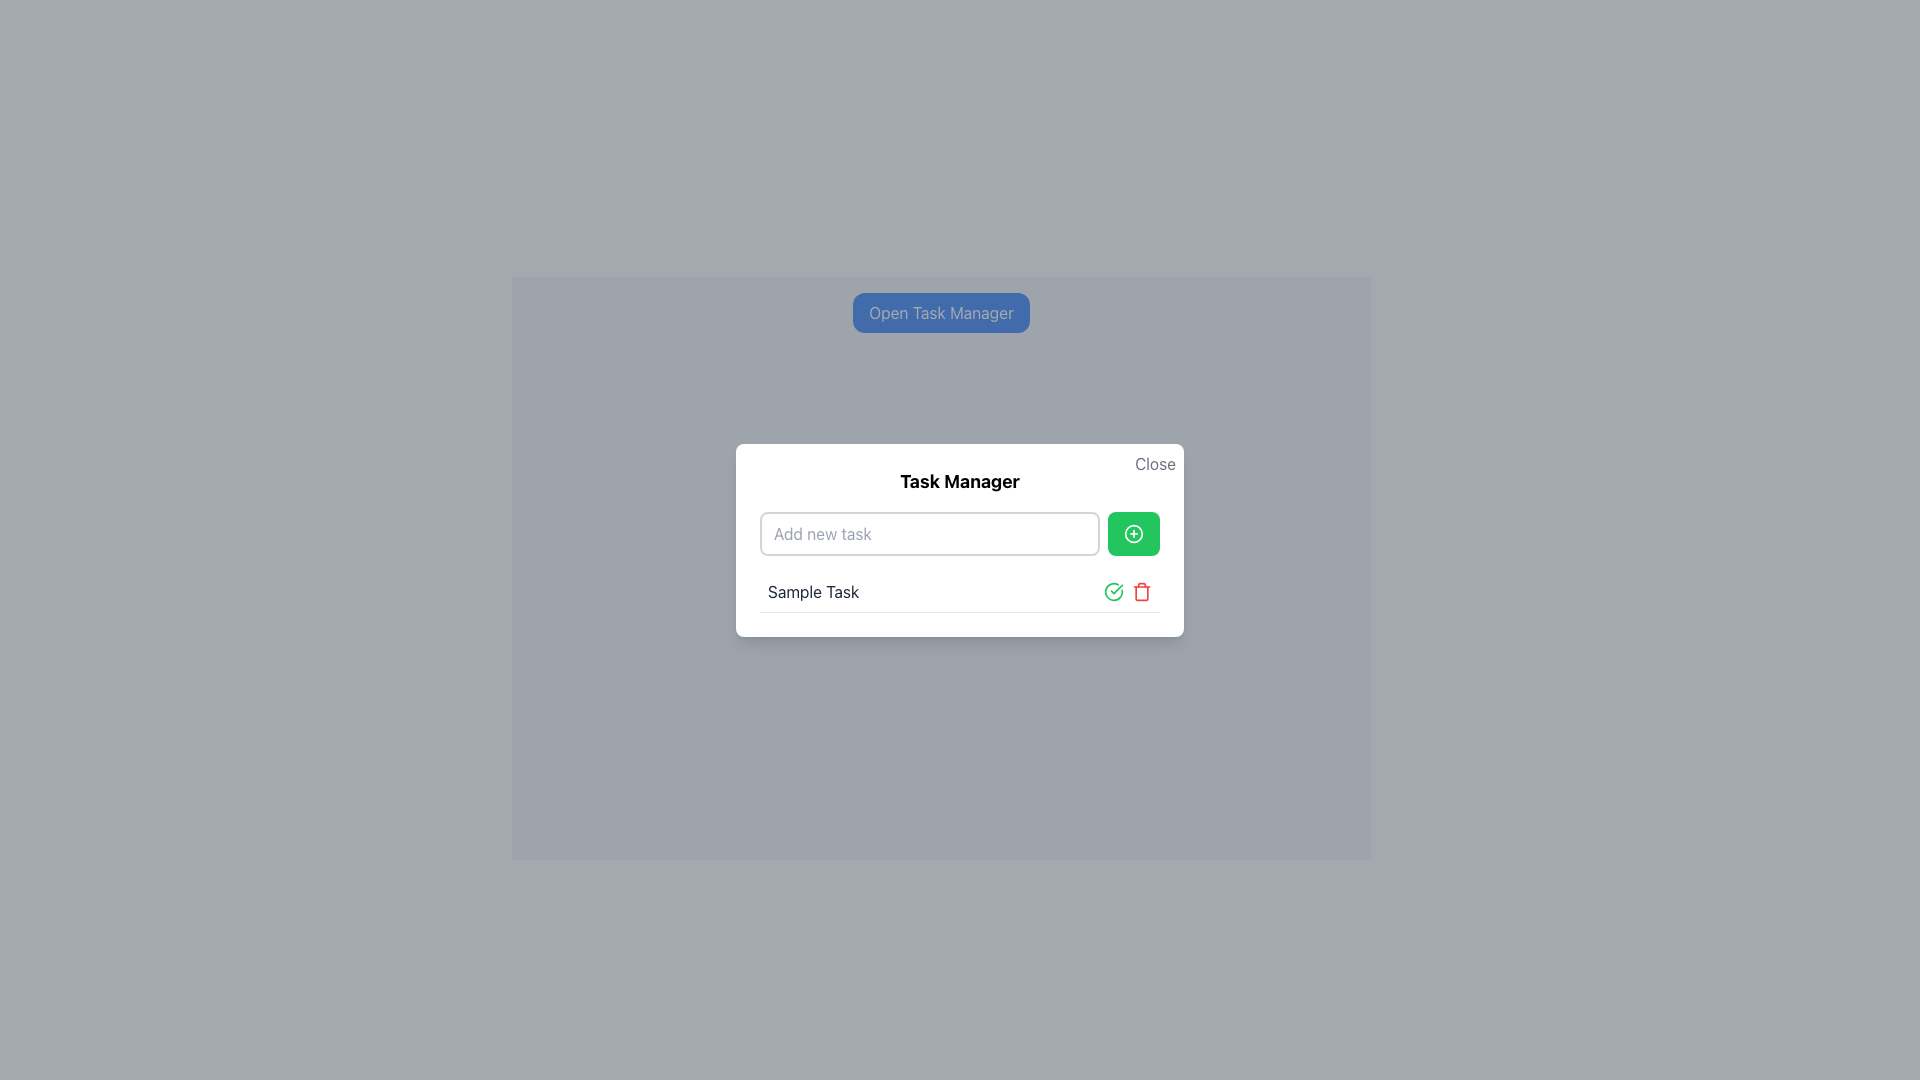  Describe the element at coordinates (1155, 463) in the screenshot. I see `the 'Close' button displayed in gray font at the top-right corner of the modal` at that location.